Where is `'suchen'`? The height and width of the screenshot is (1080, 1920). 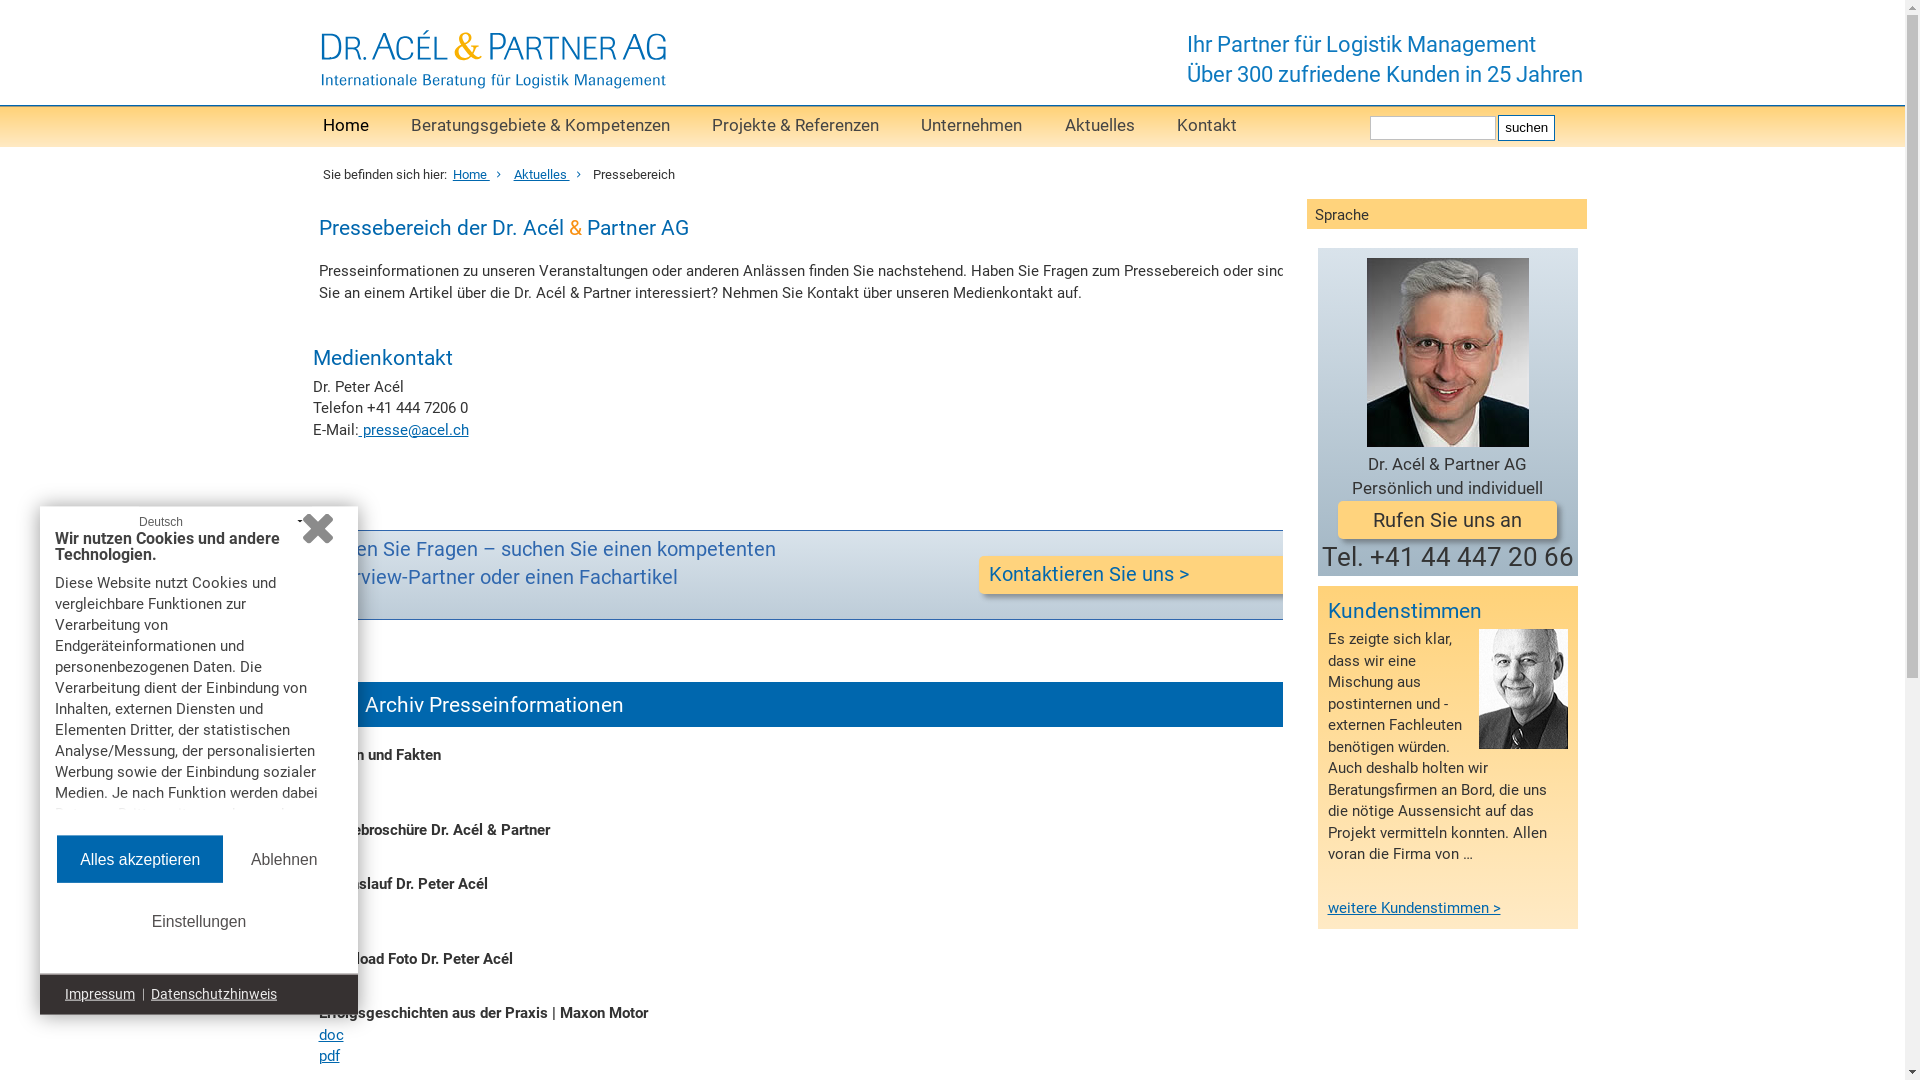
'suchen' is located at coordinates (1525, 127).